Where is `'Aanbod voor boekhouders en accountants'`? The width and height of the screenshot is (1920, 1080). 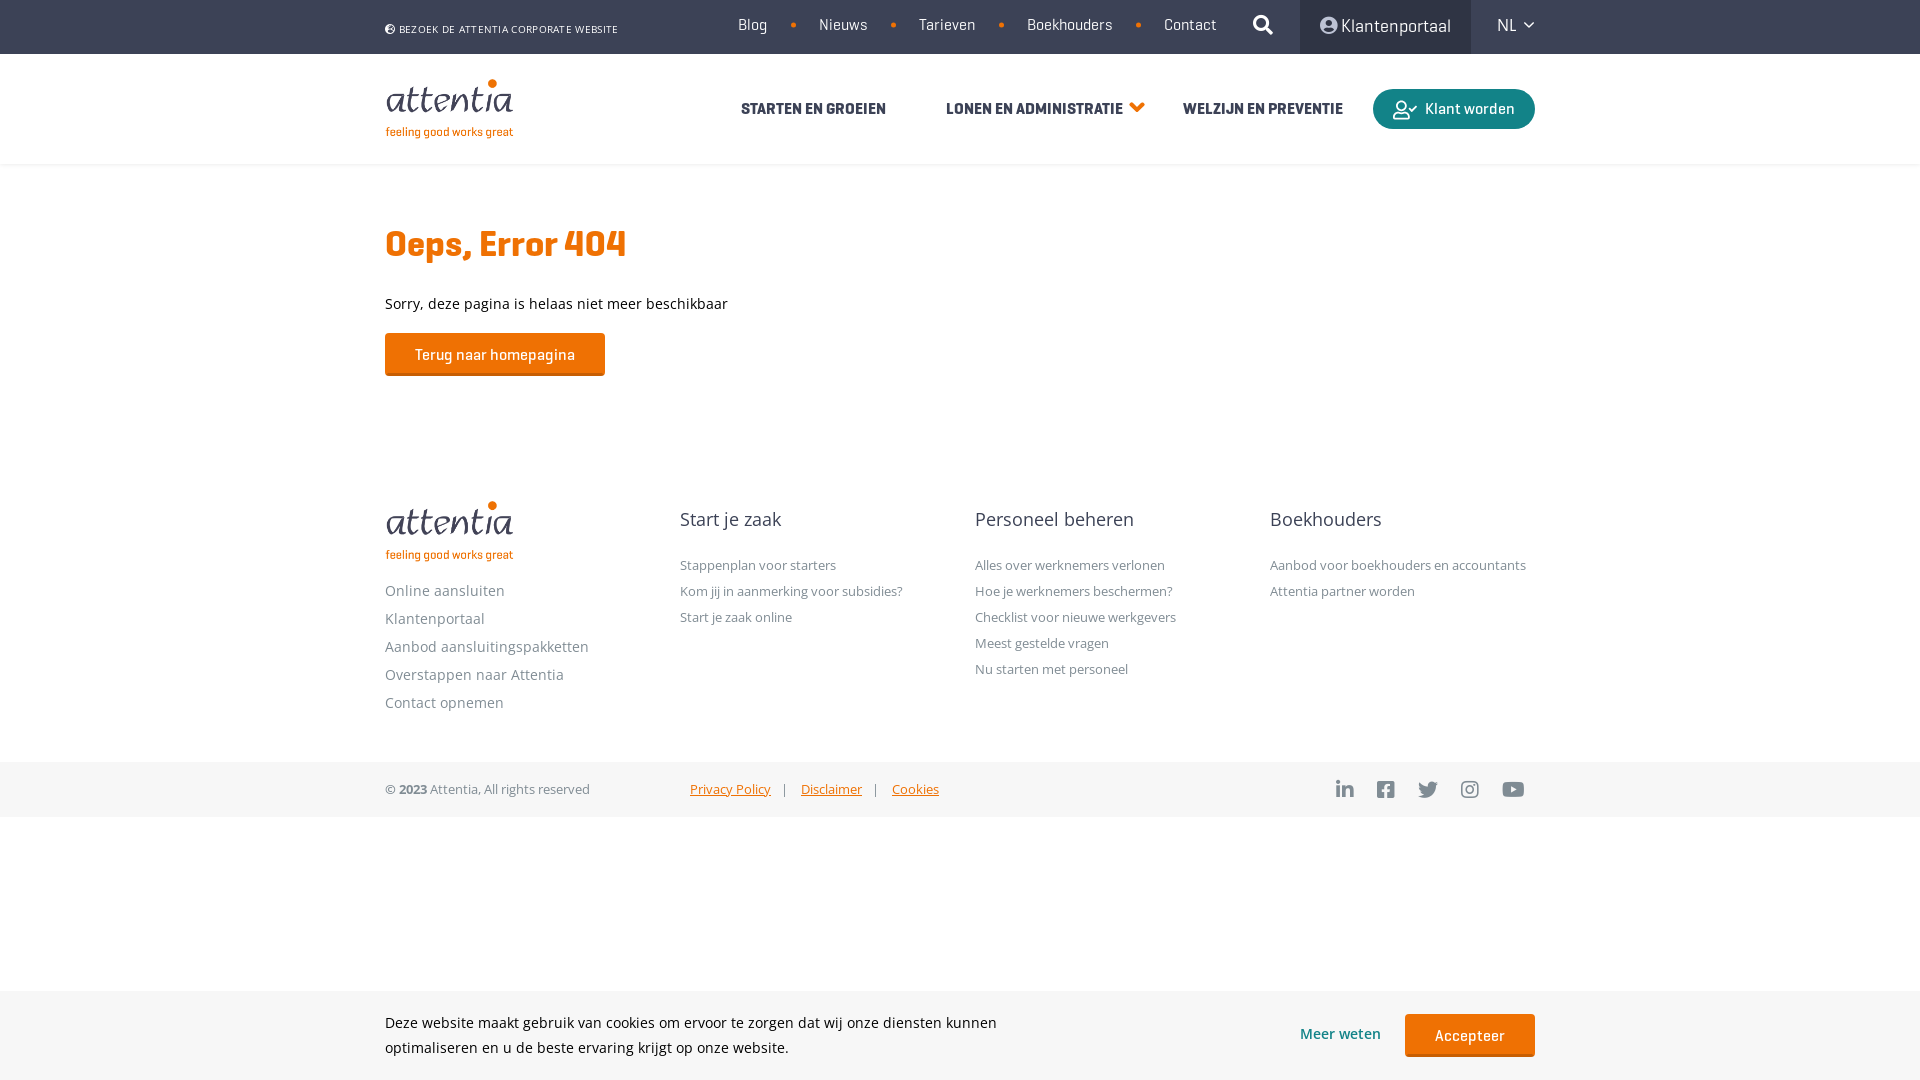
'Aanbod voor boekhouders en accountants' is located at coordinates (1401, 564).